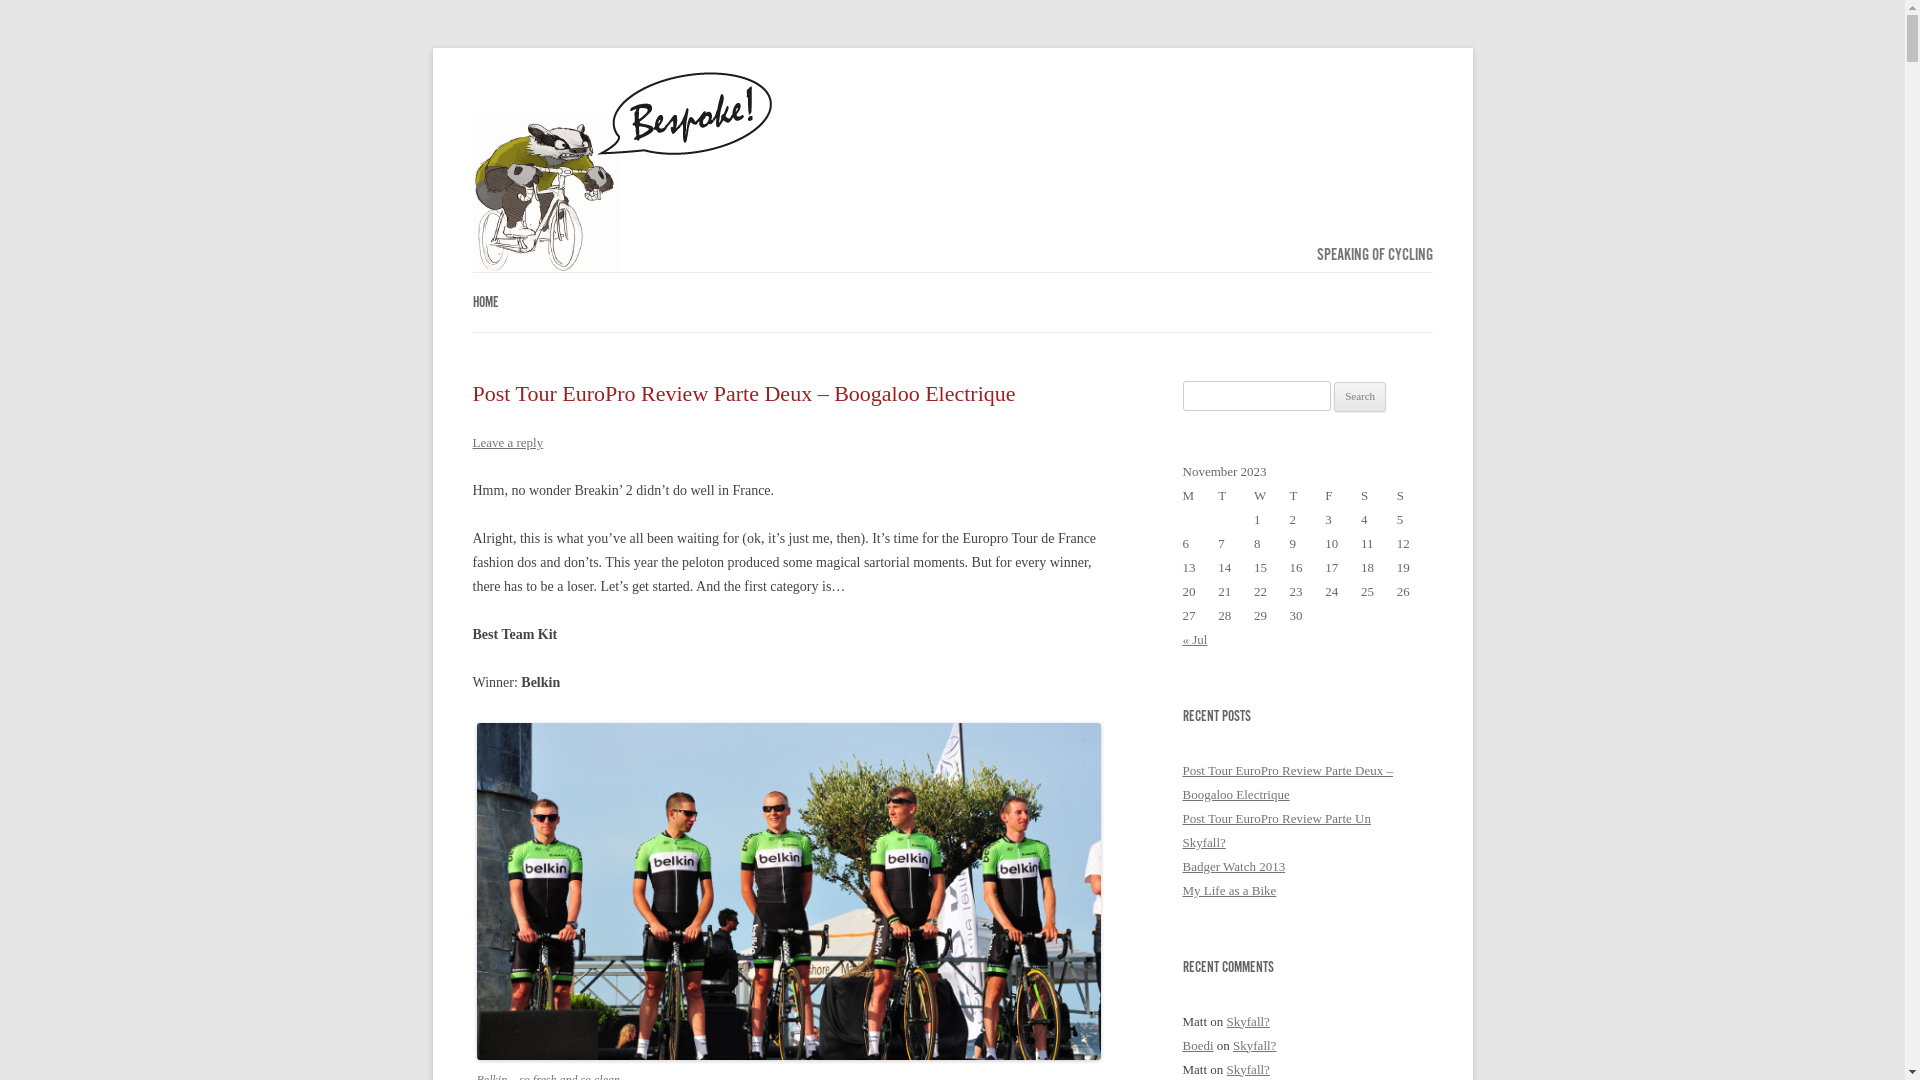 The image size is (1920, 1080). What do you see at coordinates (1247, 1068) in the screenshot?
I see `'Skyfall?'` at bounding box center [1247, 1068].